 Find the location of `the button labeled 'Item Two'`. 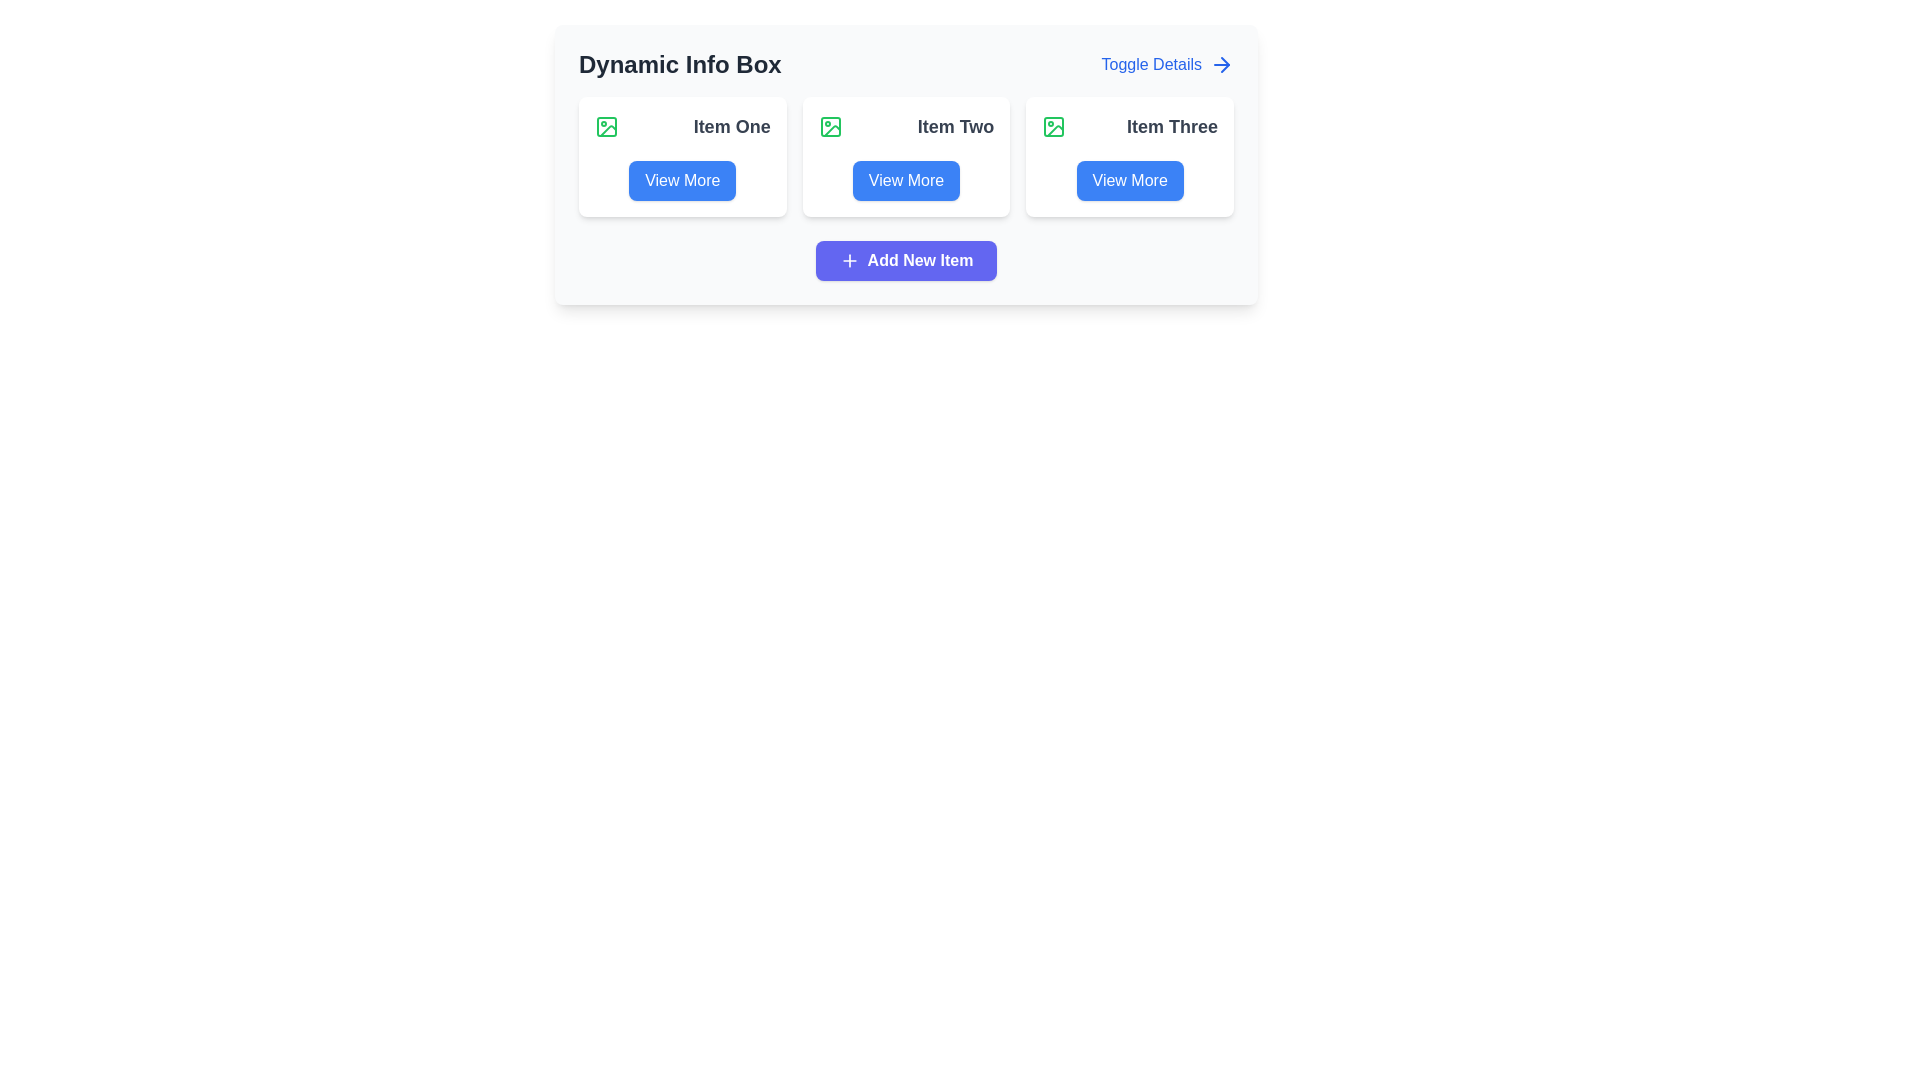

the button labeled 'Item Two' is located at coordinates (905, 181).